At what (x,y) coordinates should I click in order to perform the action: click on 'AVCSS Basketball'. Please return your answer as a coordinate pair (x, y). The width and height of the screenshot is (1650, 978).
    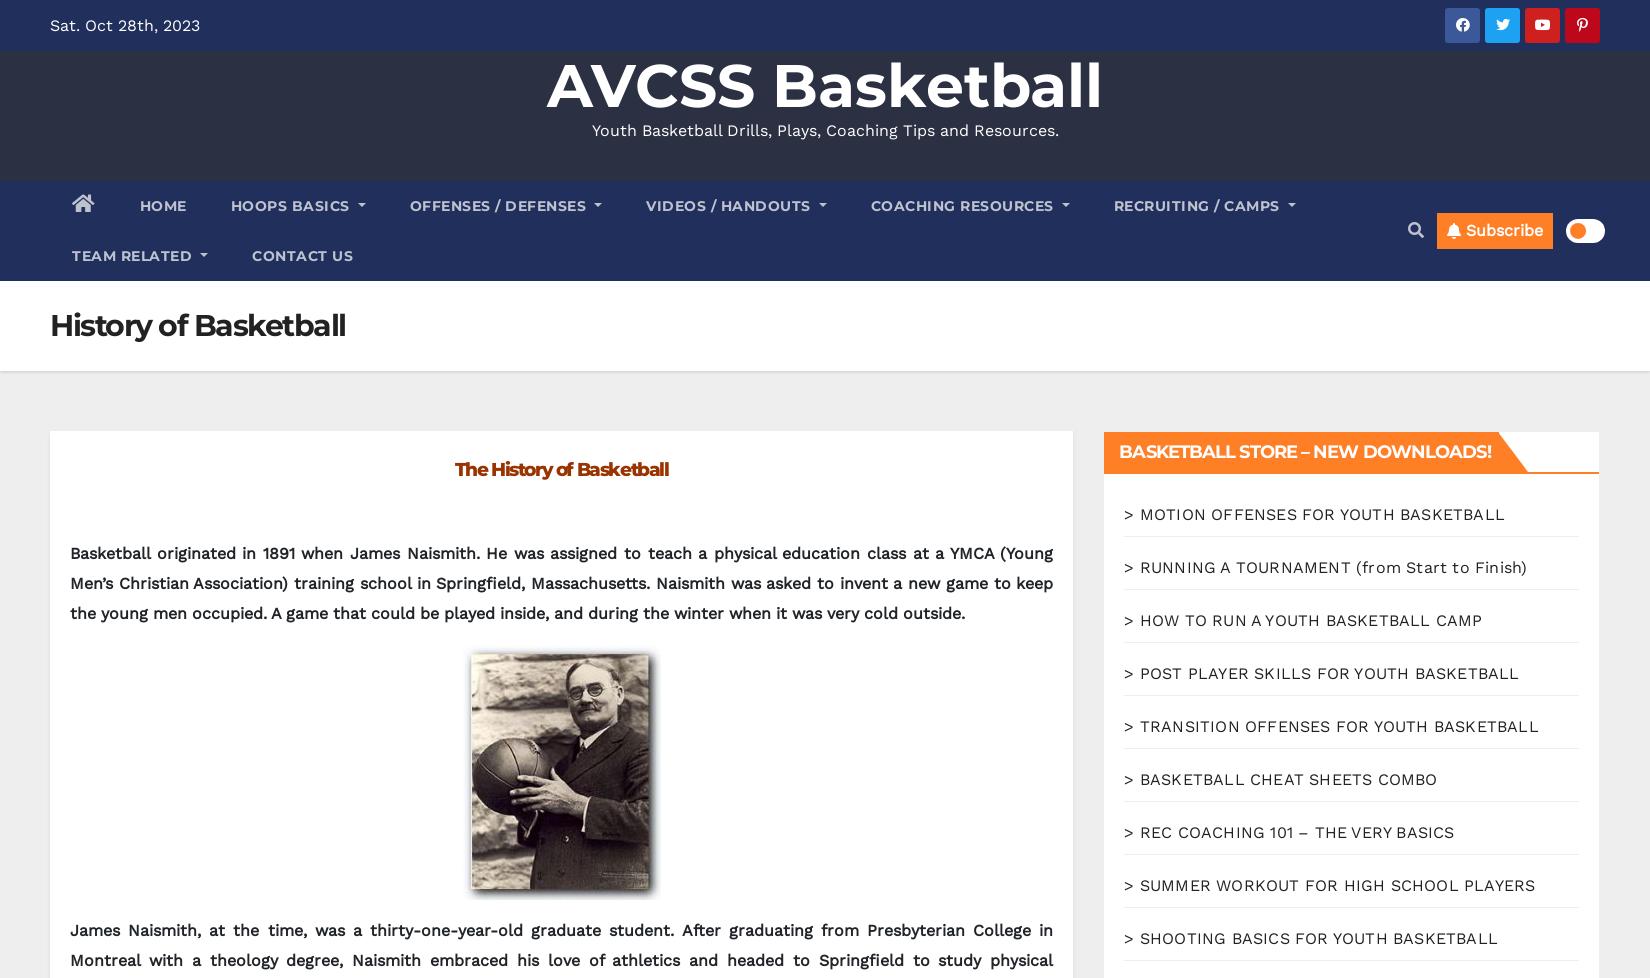
    Looking at the image, I should click on (545, 85).